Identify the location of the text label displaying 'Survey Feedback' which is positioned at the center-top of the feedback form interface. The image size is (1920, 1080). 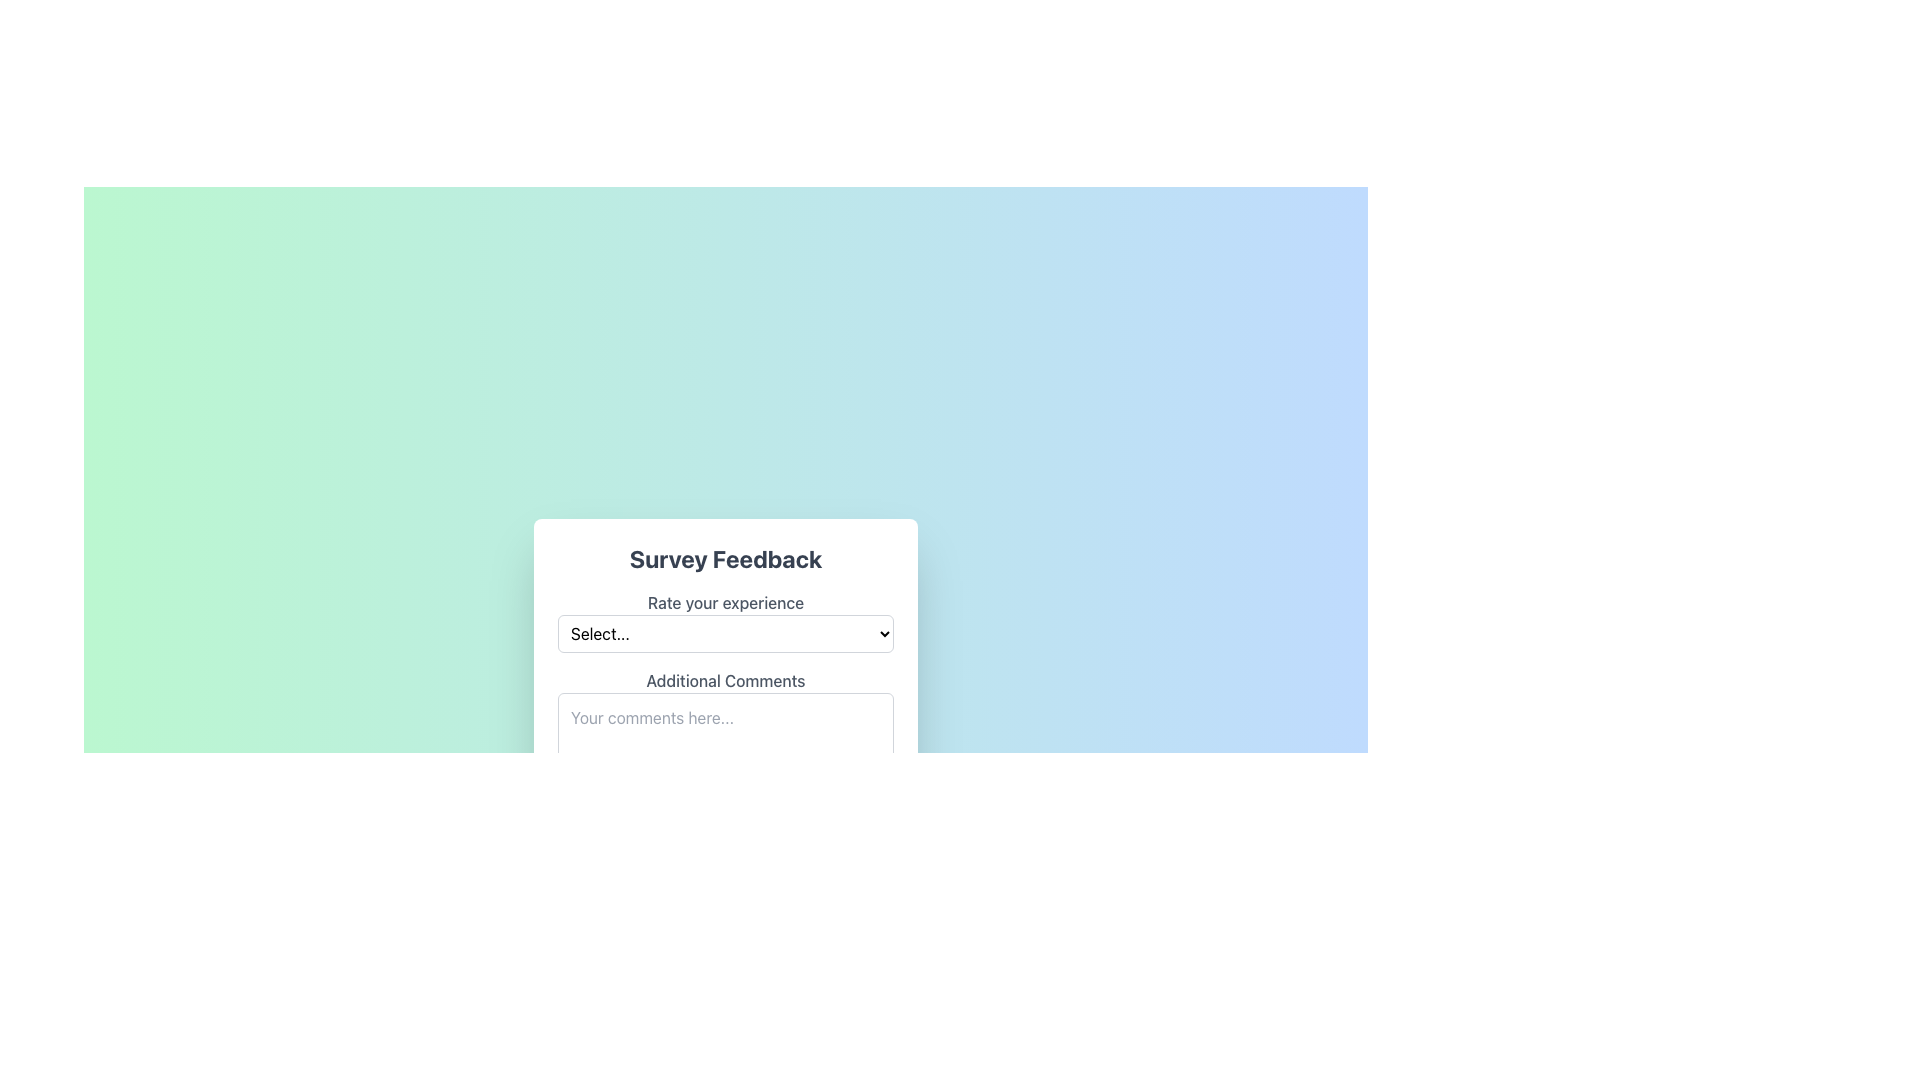
(724, 559).